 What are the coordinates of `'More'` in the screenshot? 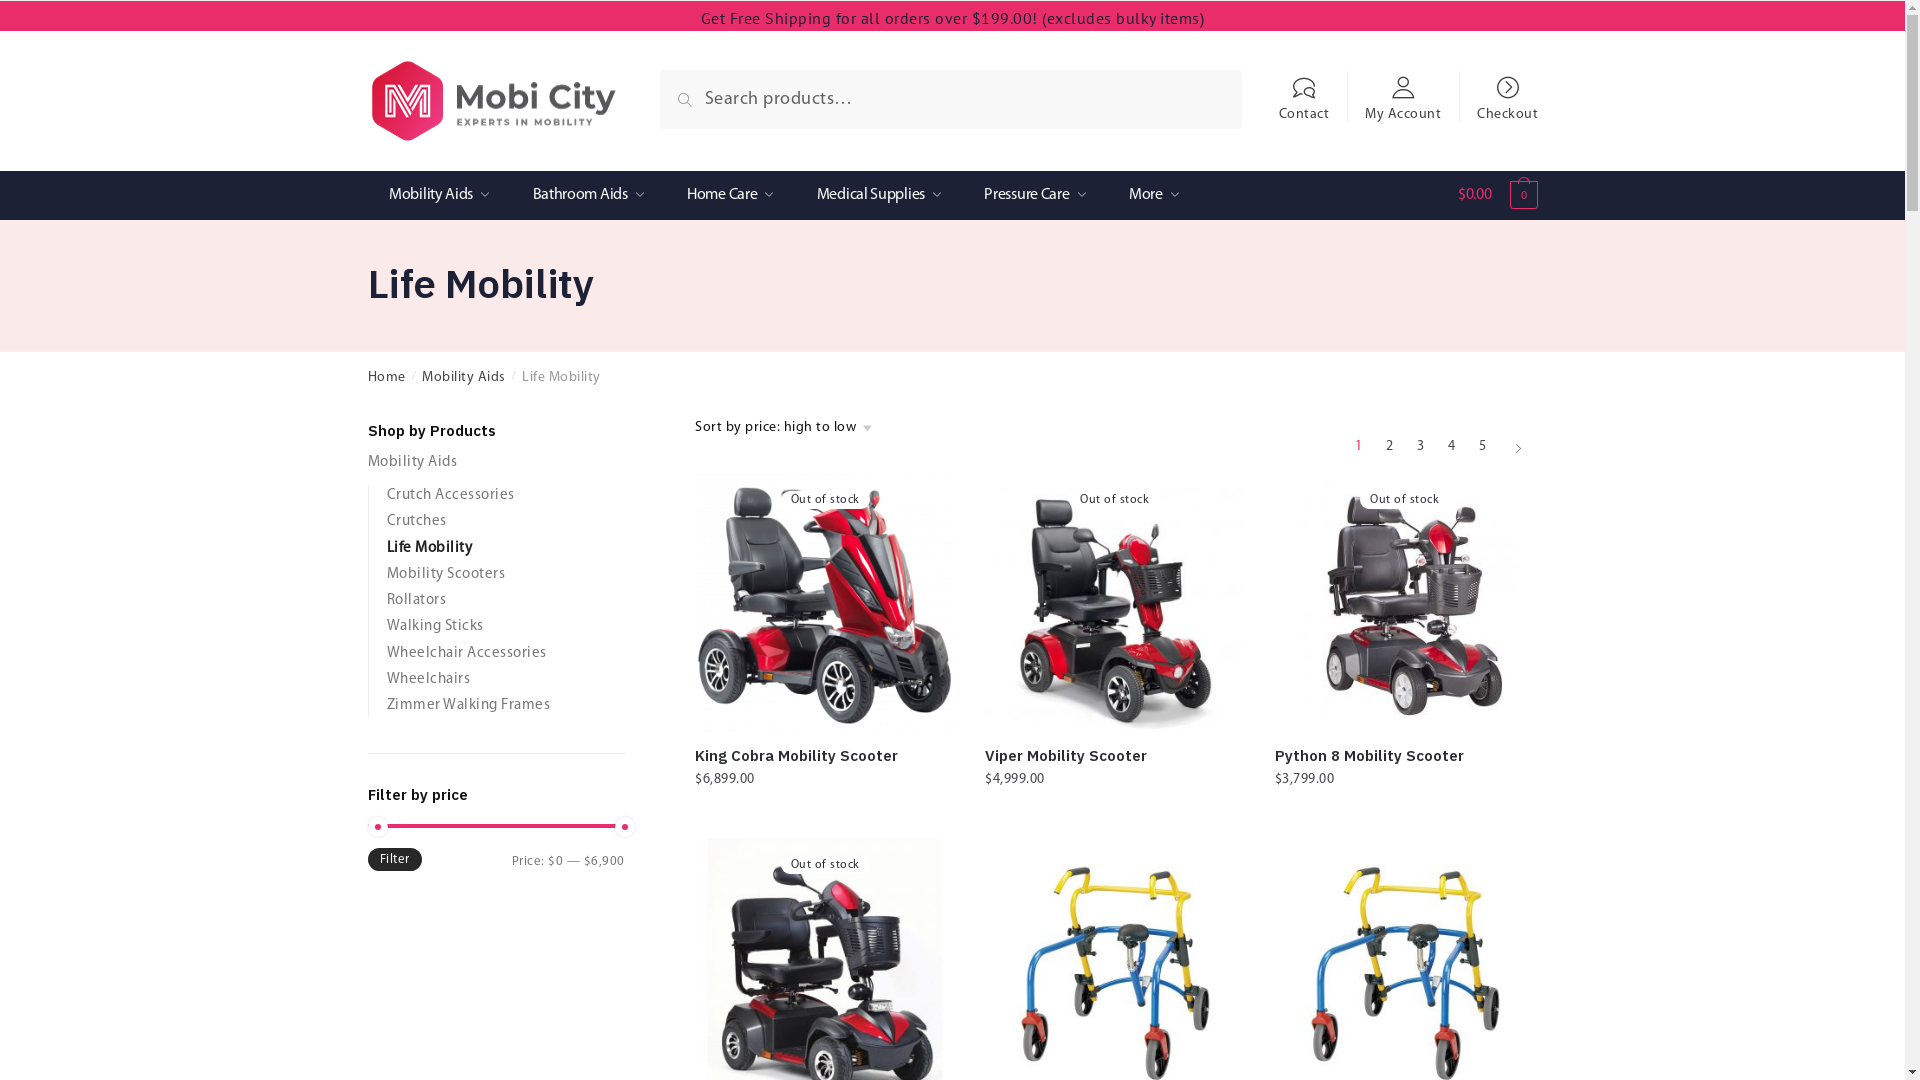 It's located at (1153, 195).